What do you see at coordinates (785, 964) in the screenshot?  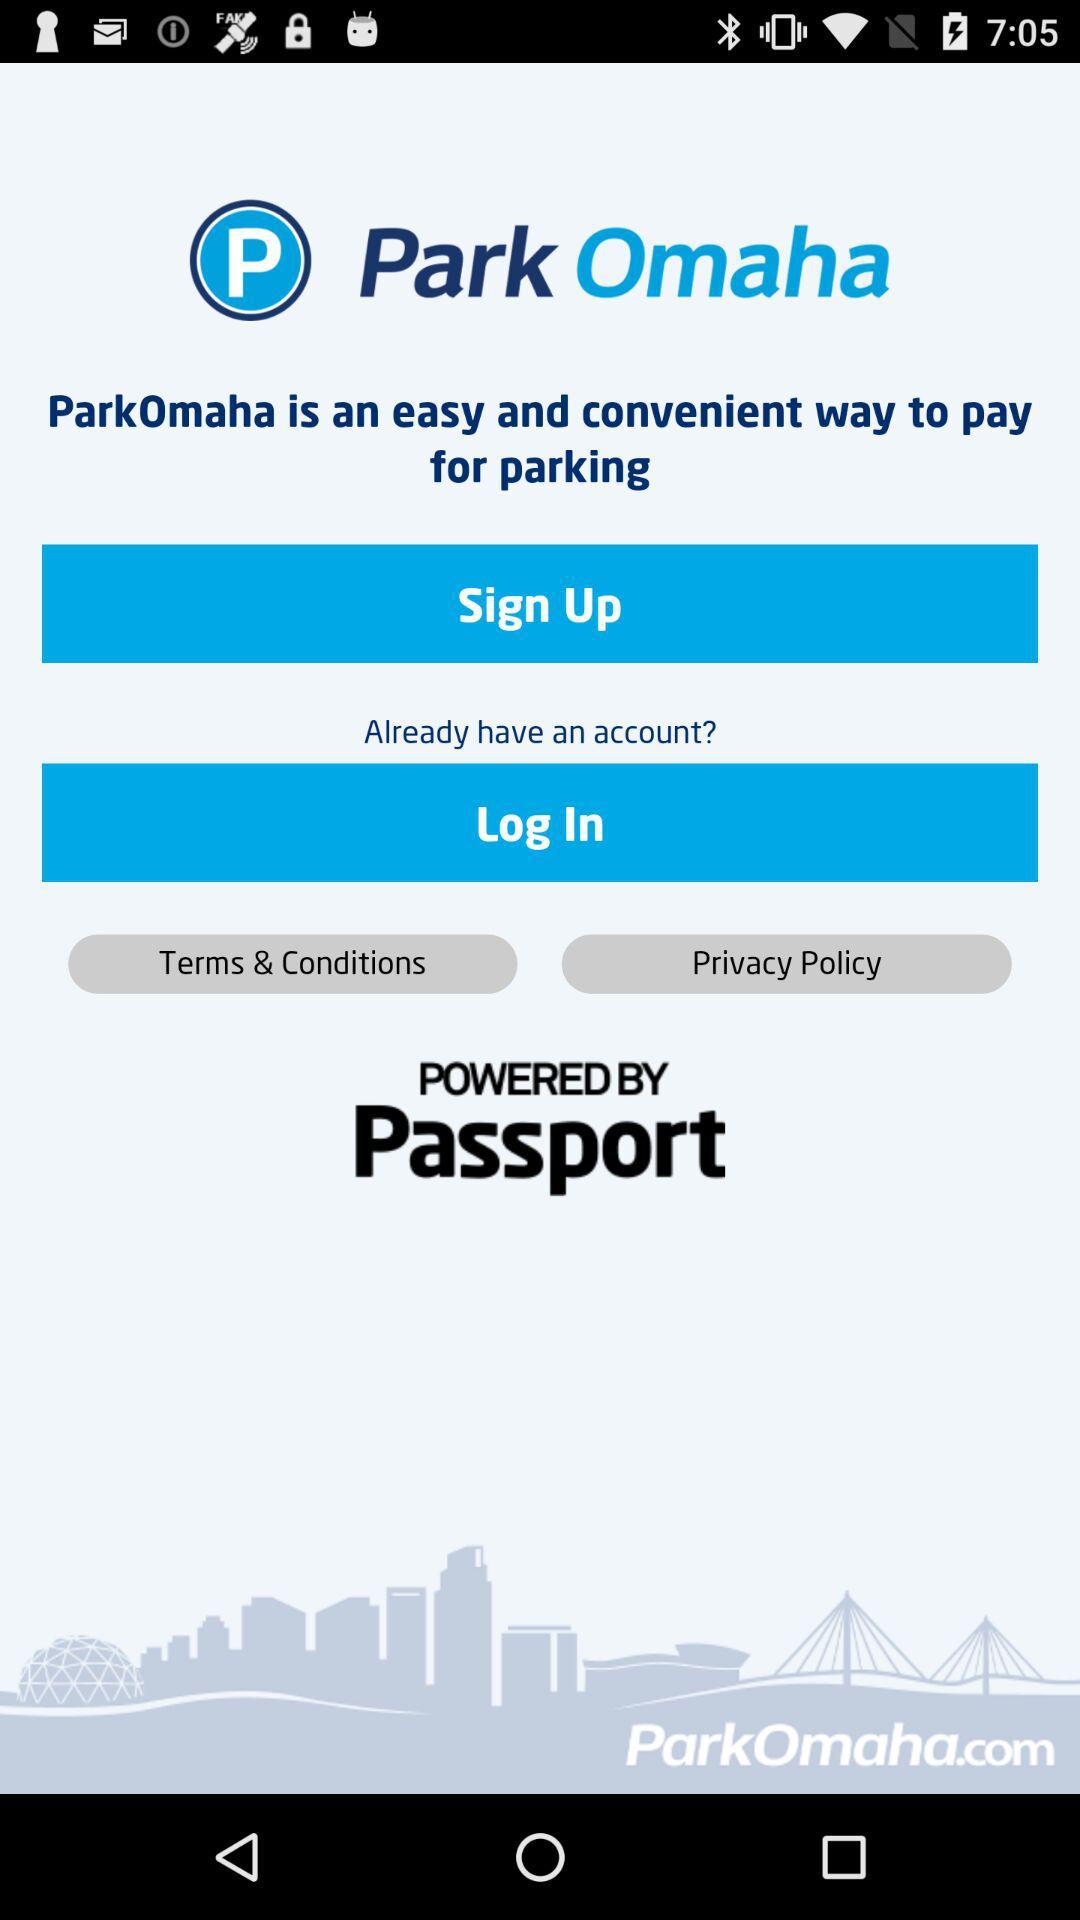 I see `the privacy policy item` at bounding box center [785, 964].